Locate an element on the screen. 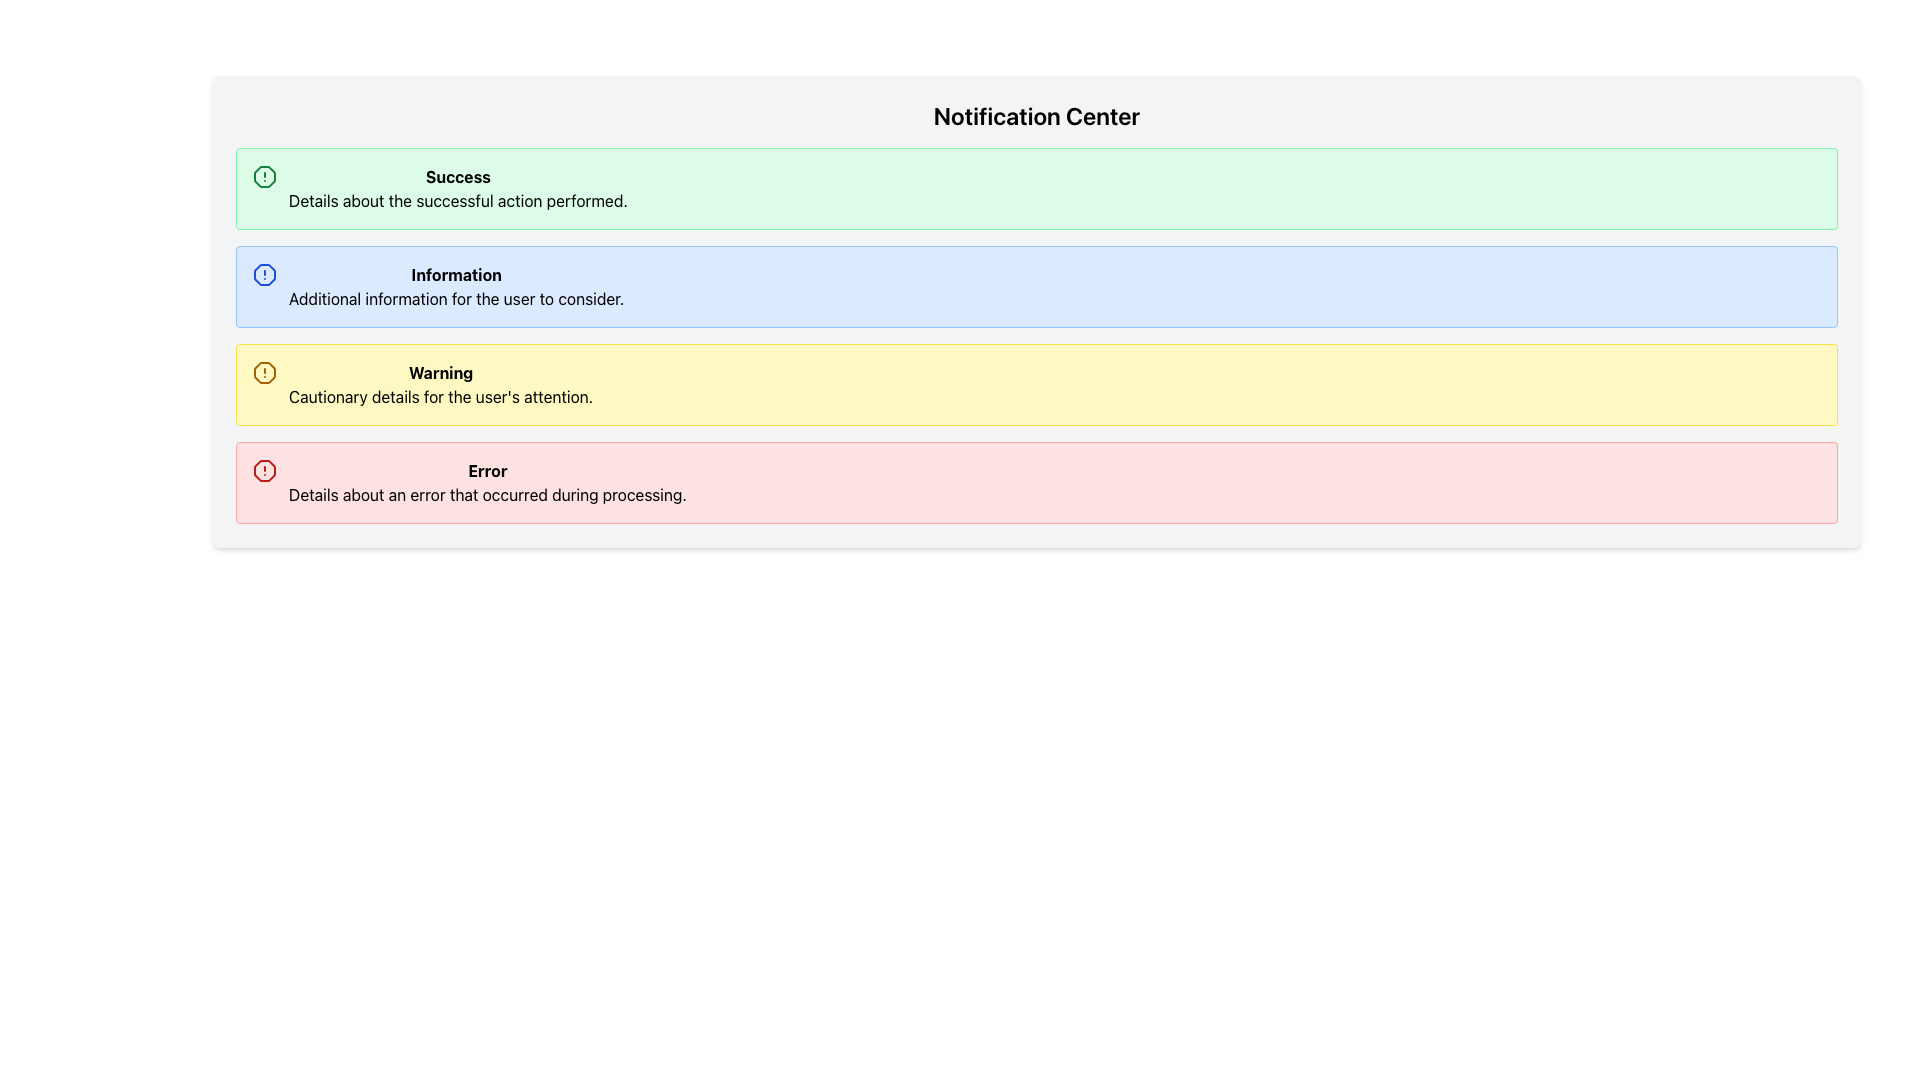 This screenshot has width=1920, height=1080. the text content located in the middle section of the notification area, specifically below the bold 'Information' heading in a blue-shaded box is located at coordinates (455, 299).